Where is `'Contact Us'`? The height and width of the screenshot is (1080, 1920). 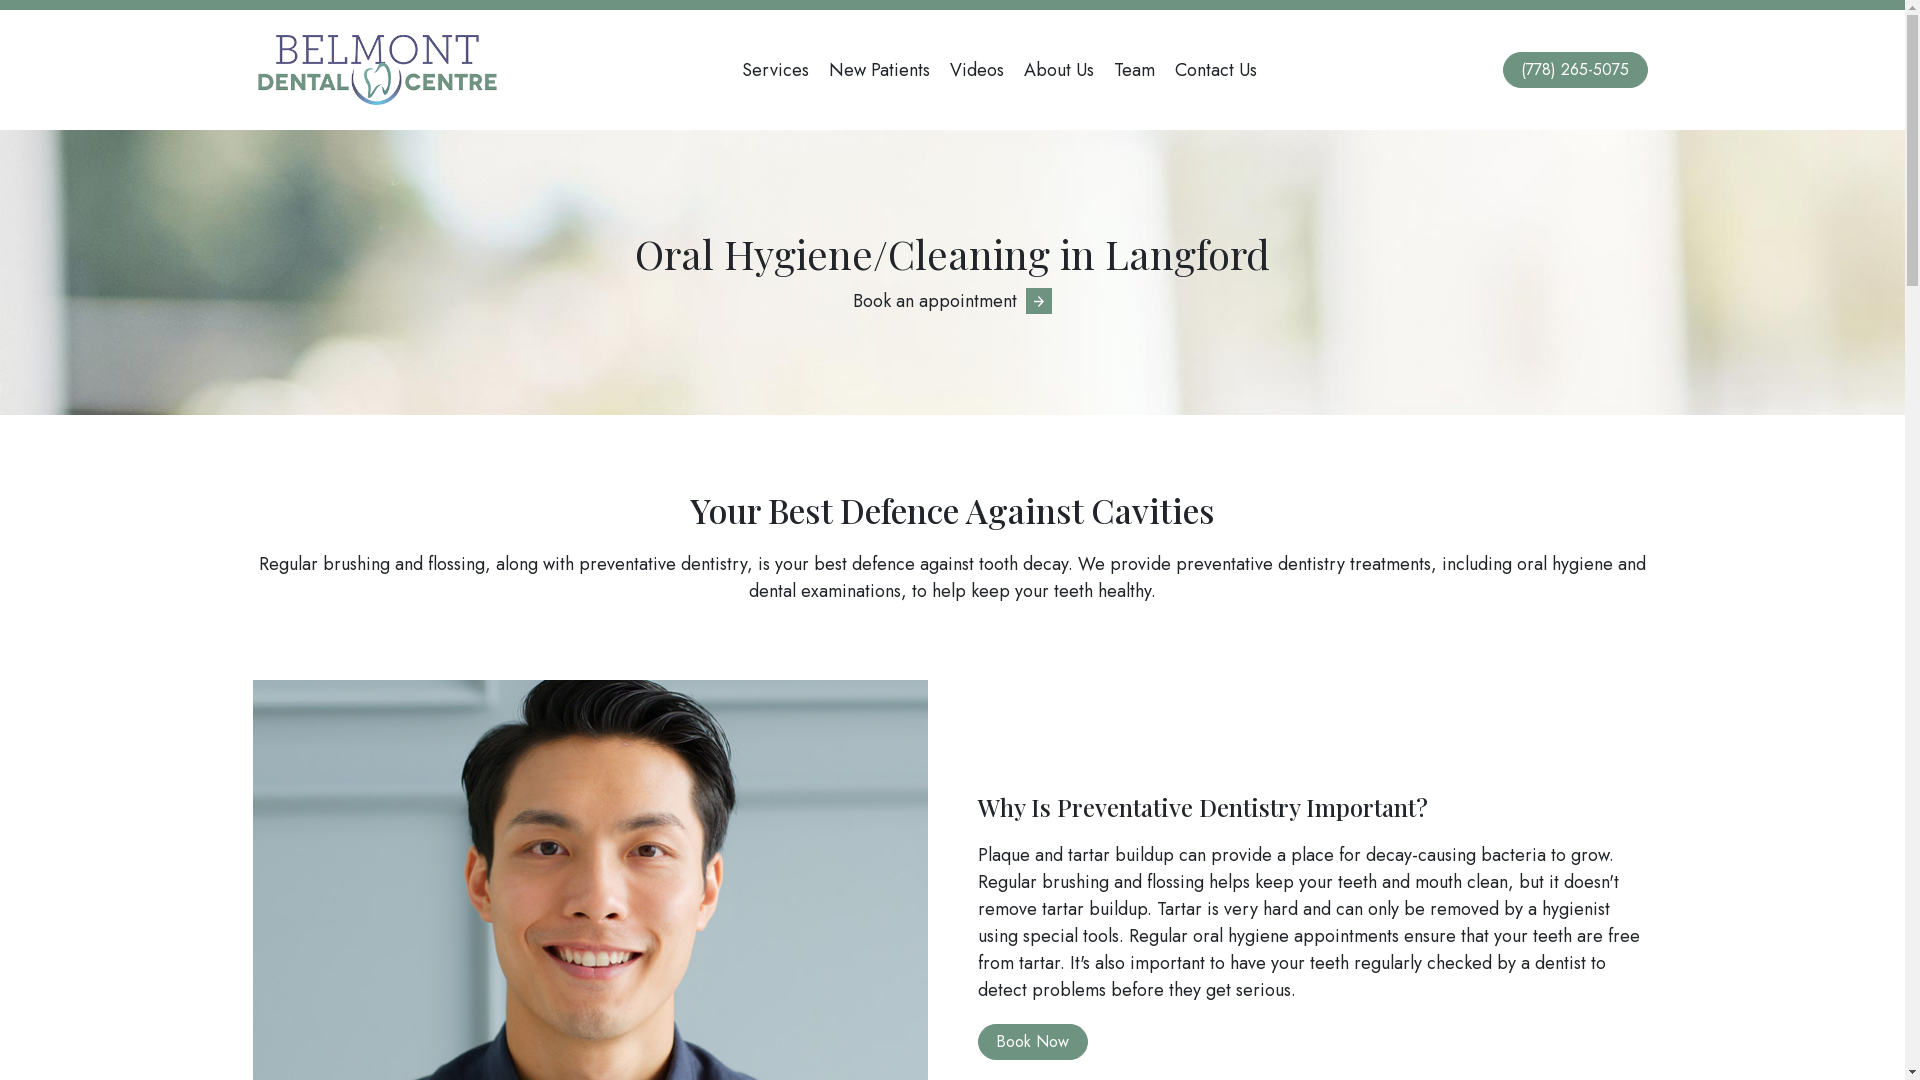
'Contact Us' is located at coordinates (1214, 69).